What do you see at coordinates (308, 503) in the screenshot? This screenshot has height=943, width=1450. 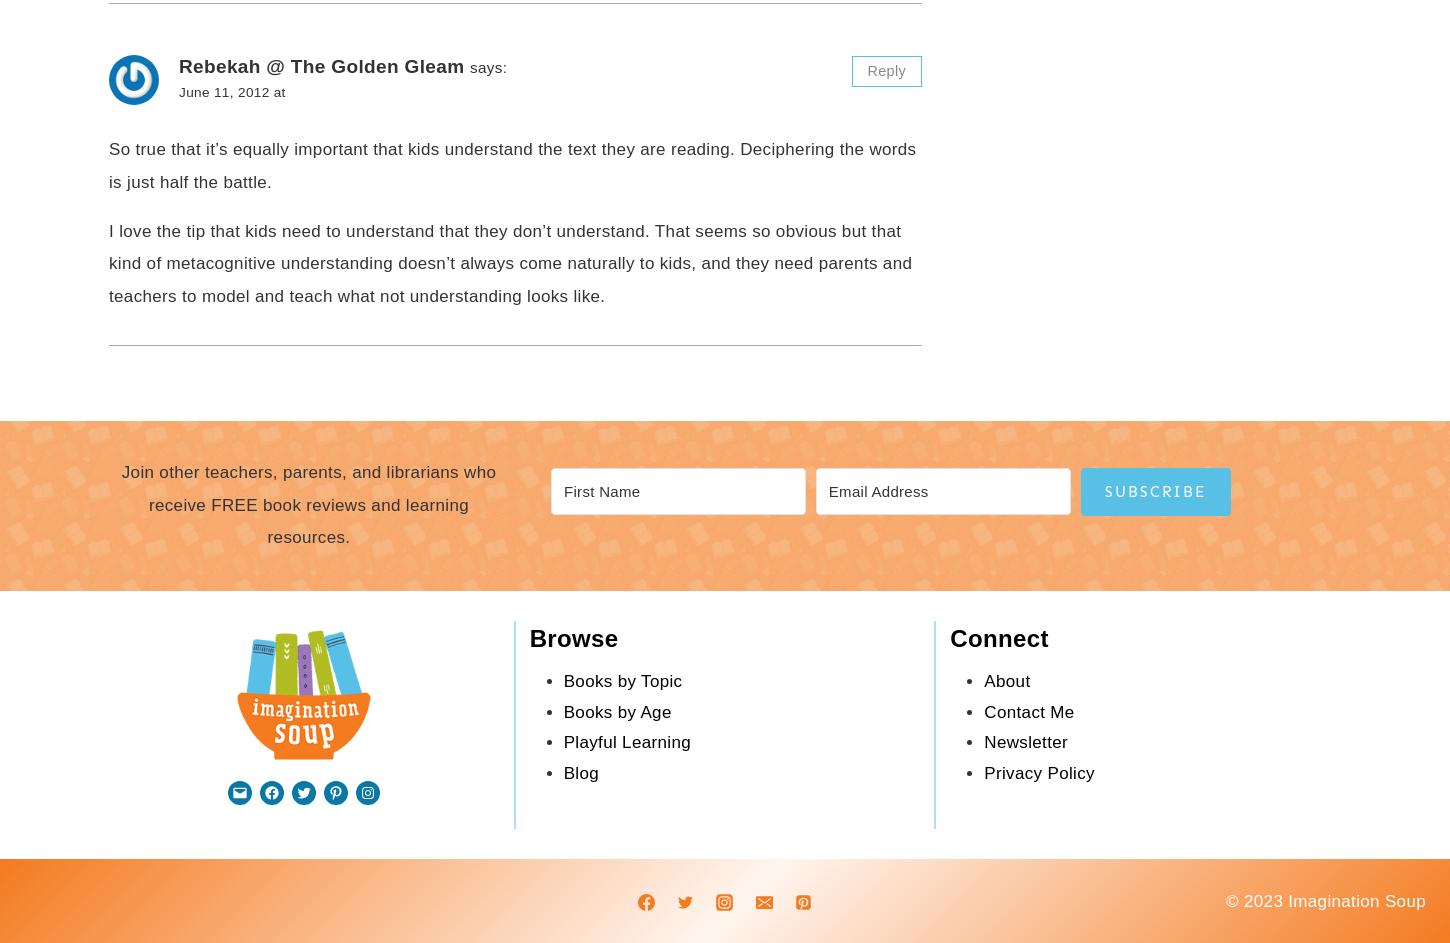 I see `'Join other teachers, parents, and librarians who receive FREE book reviews and learning resources.'` at bounding box center [308, 503].